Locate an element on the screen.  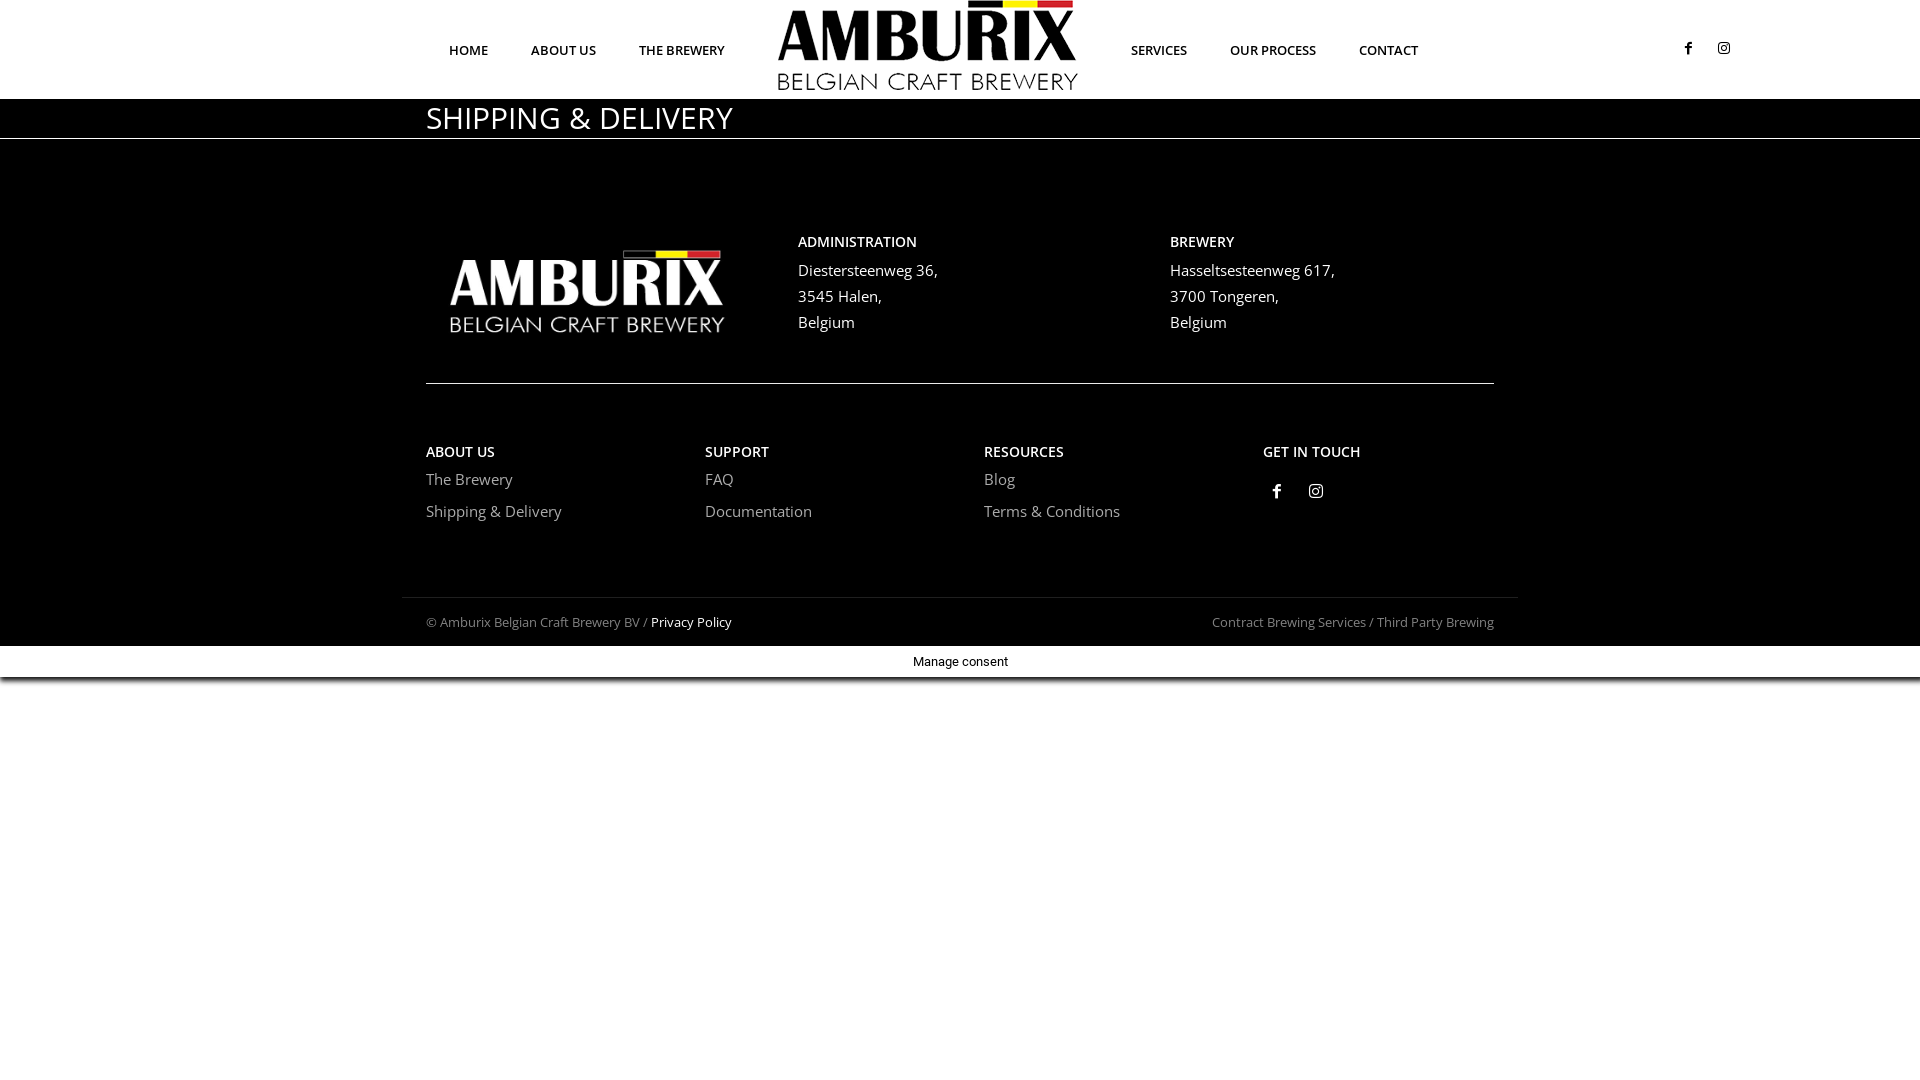
'Blog' is located at coordinates (999, 478).